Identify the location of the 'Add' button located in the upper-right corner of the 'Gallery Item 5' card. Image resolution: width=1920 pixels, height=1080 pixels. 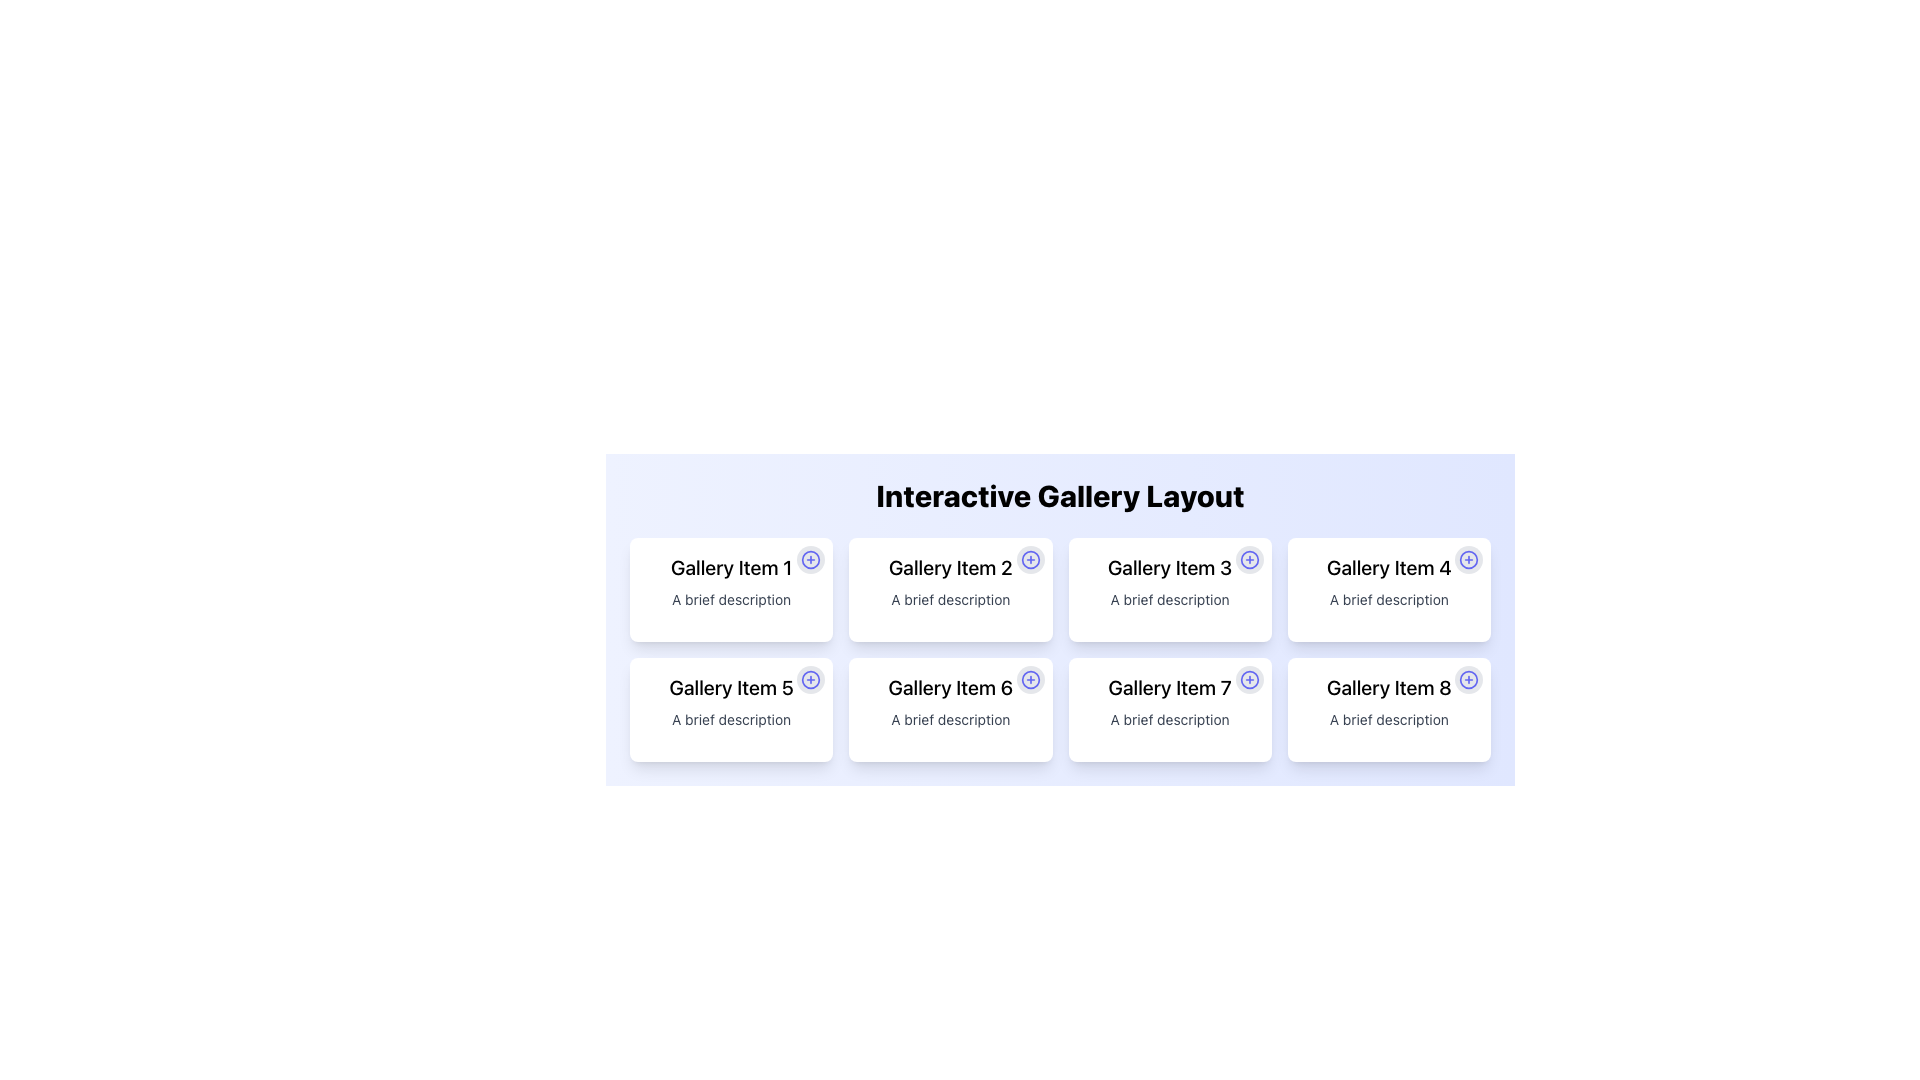
(811, 678).